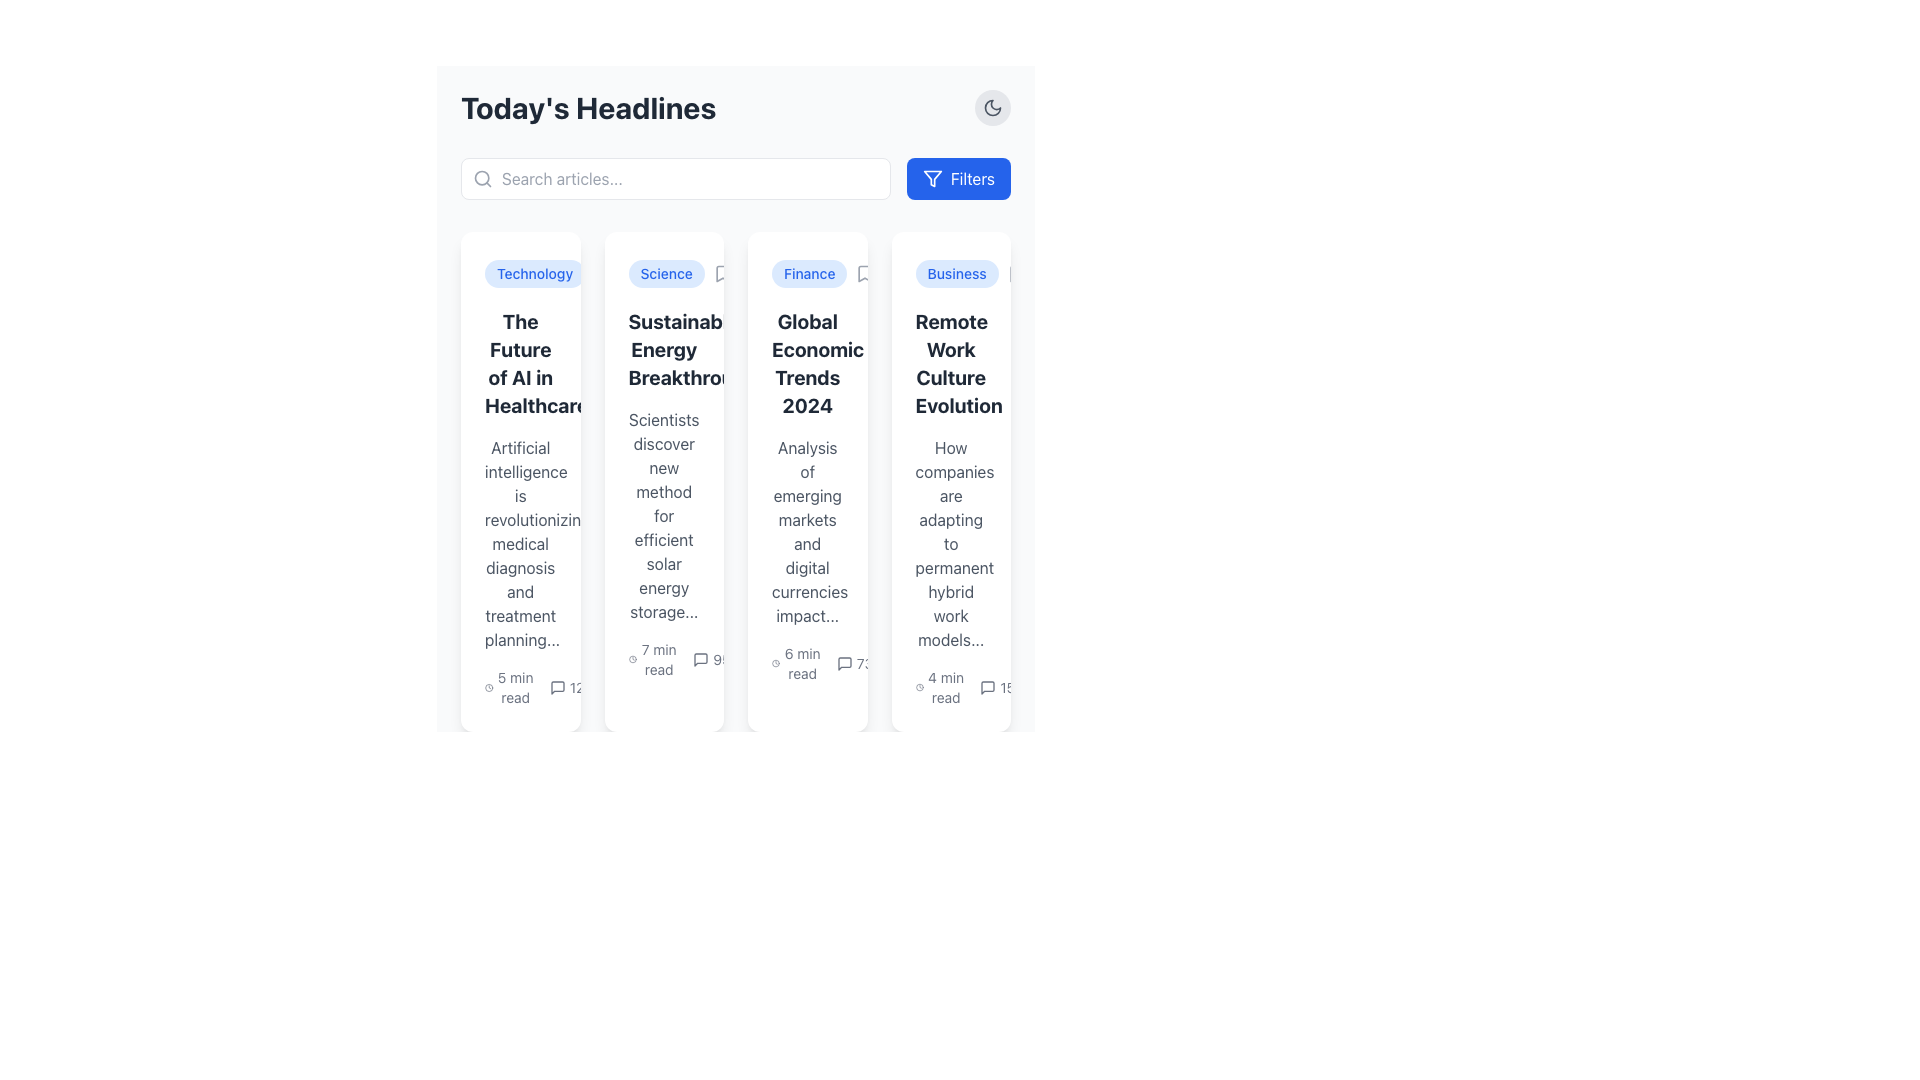 This screenshot has height=1080, width=1920. What do you see at coordinates (701, 659) in the screenshot?
I see `the small speech bubble icon representing comments on the second card, located at the bottom section near the estimated reading time` at bounding box center [701, 659].